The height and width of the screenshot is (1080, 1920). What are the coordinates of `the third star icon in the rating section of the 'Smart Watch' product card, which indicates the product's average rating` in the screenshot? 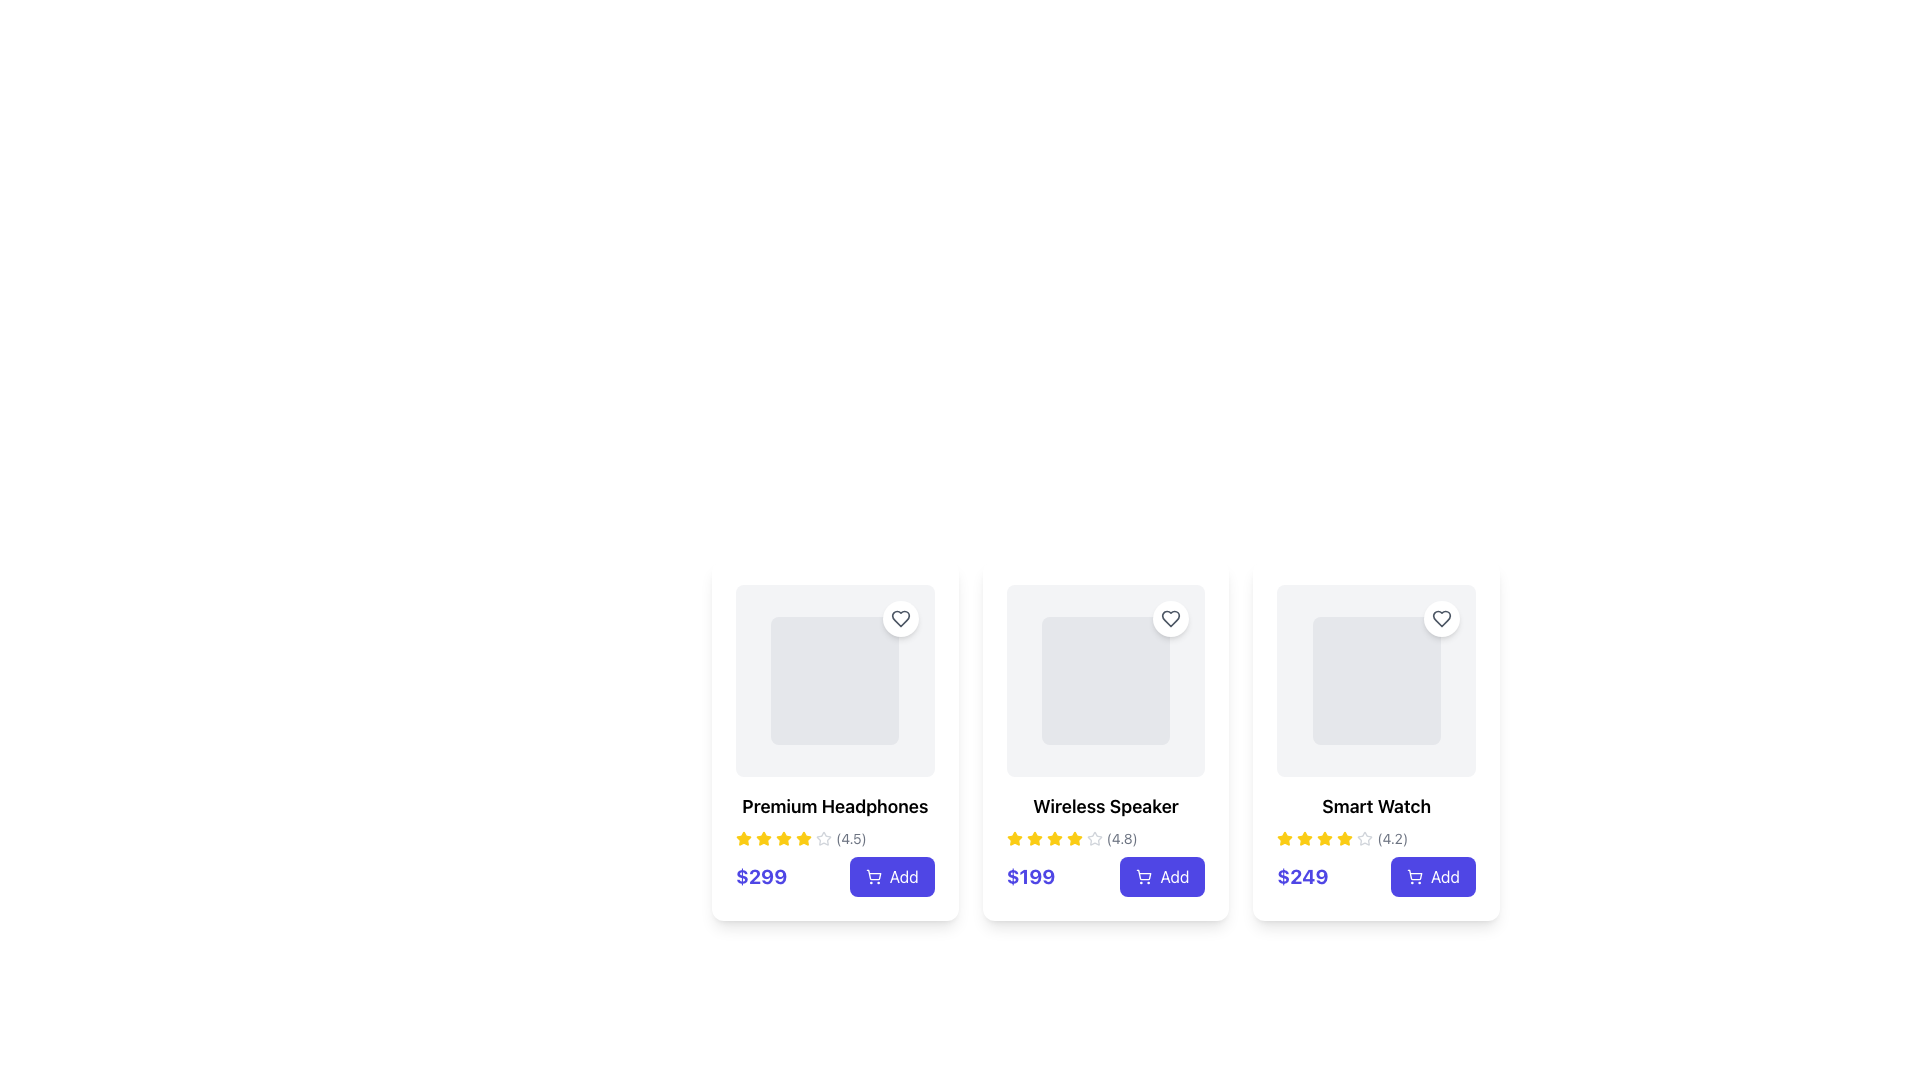 It's located at (1364, 838).